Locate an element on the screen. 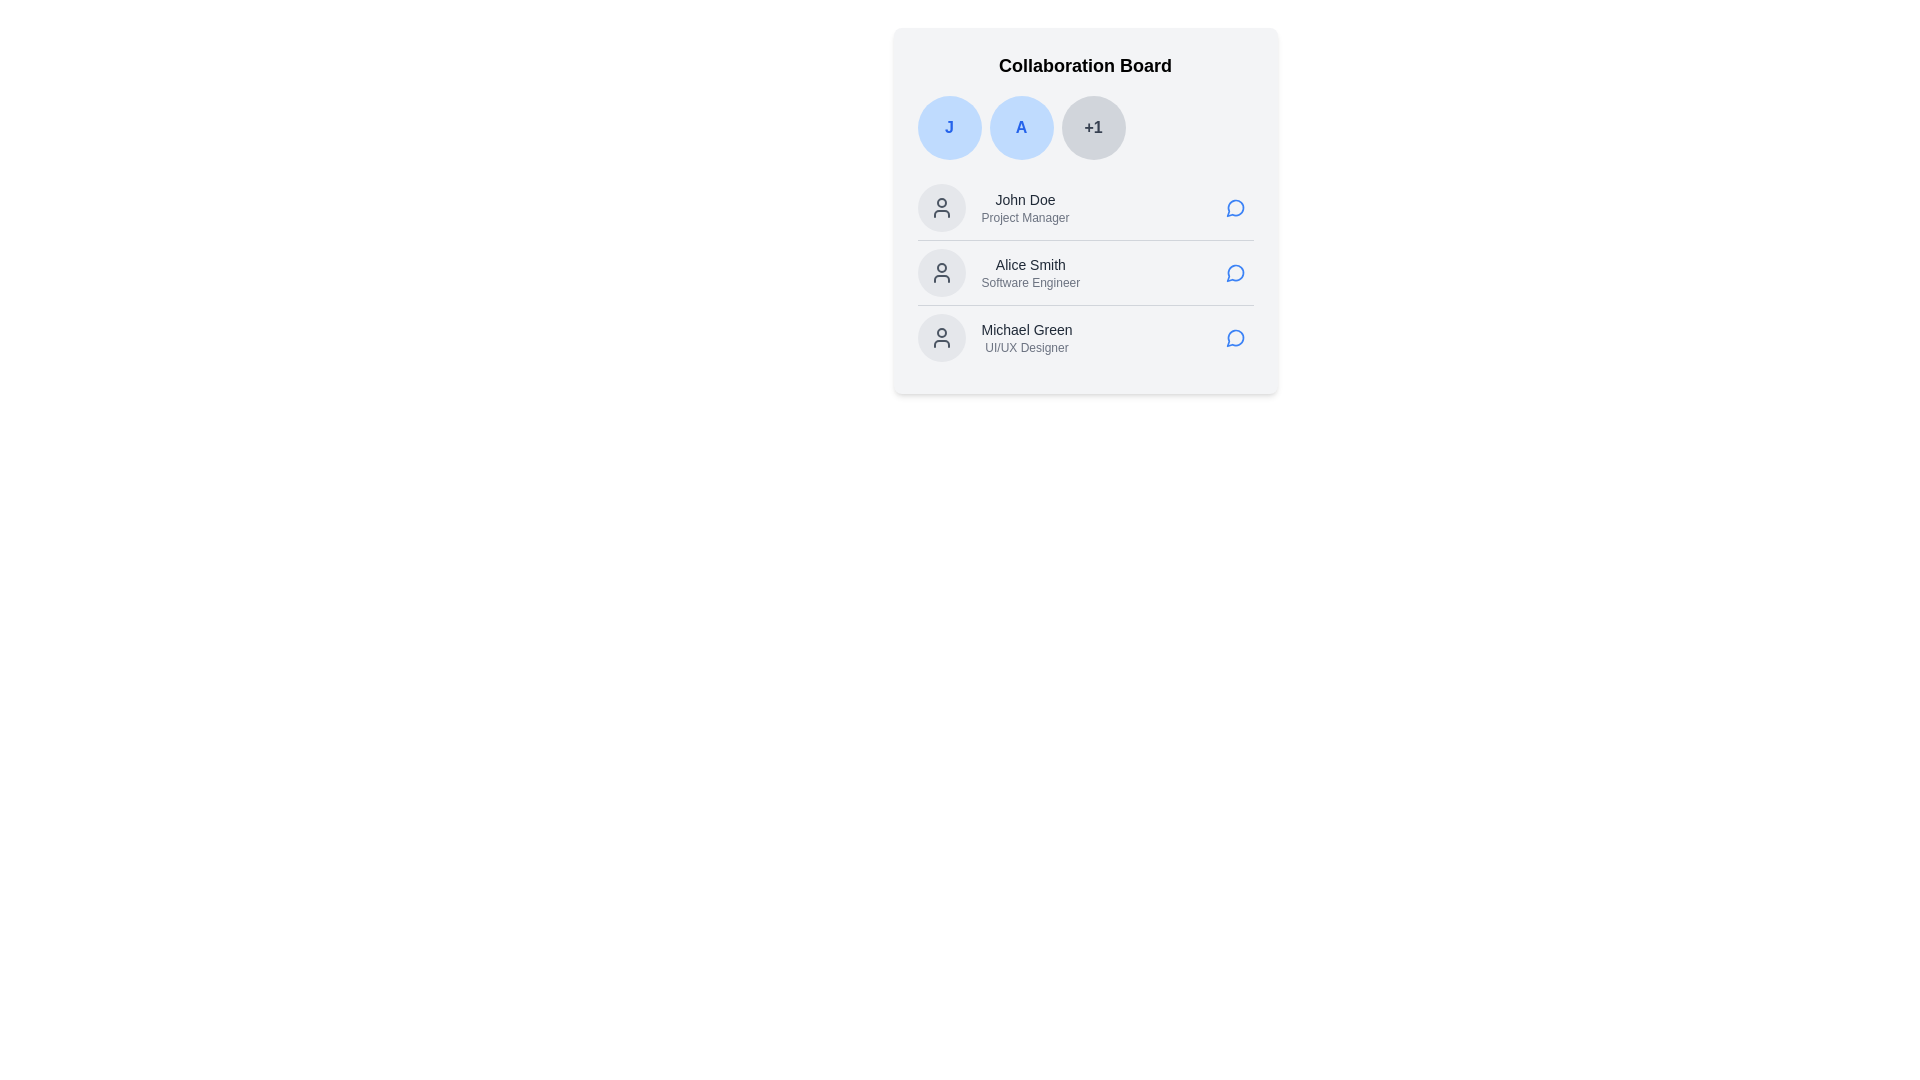 The width and height of the screenshot is (1920, 1080). the Avatar Icon, which is a circular icon with a light gray background and a dark gray user silhouette, located to the left of the text block containing 'John Doe' and 'Project Manager' is located at coordinates (940, 208).